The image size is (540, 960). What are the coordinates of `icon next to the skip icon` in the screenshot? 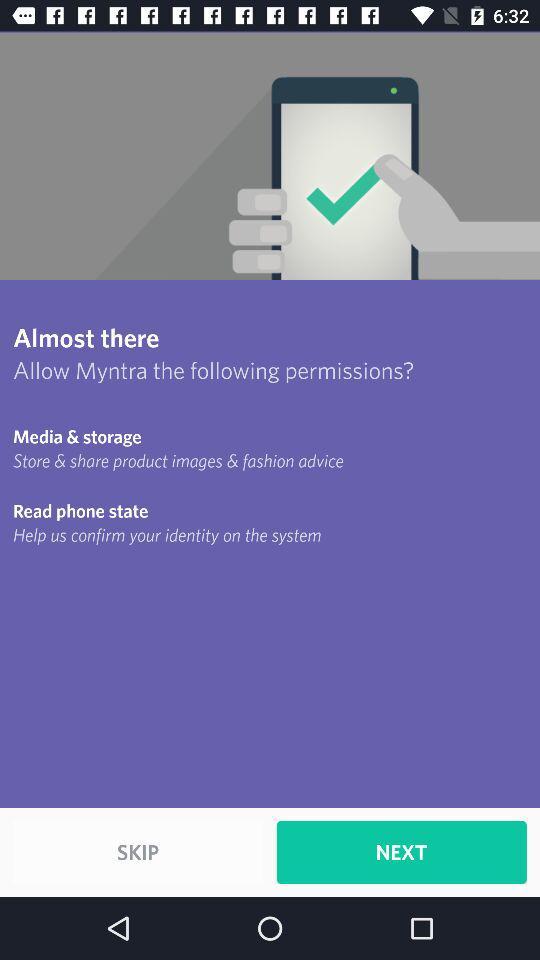 It's located at (401, 851).